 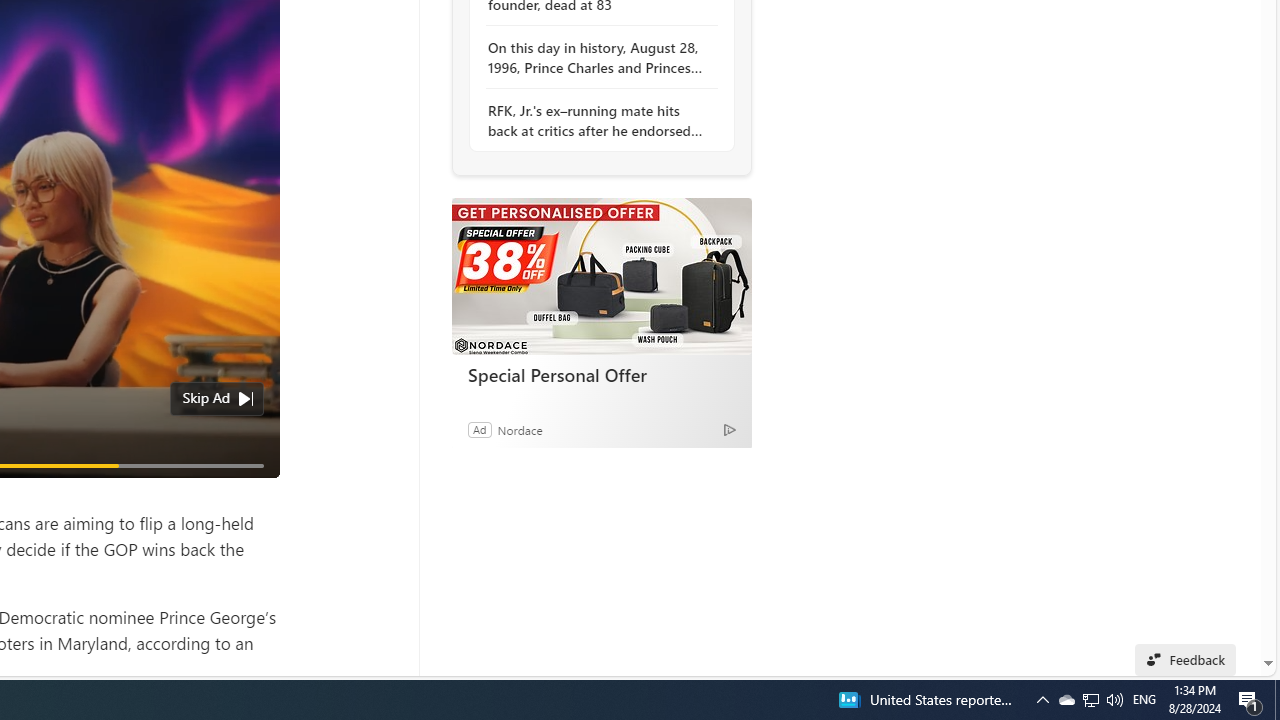 What do you see at coordinates (1185, 659) in the screenshot?
I see `'Feedback'` at bounding box center [1185, 659].